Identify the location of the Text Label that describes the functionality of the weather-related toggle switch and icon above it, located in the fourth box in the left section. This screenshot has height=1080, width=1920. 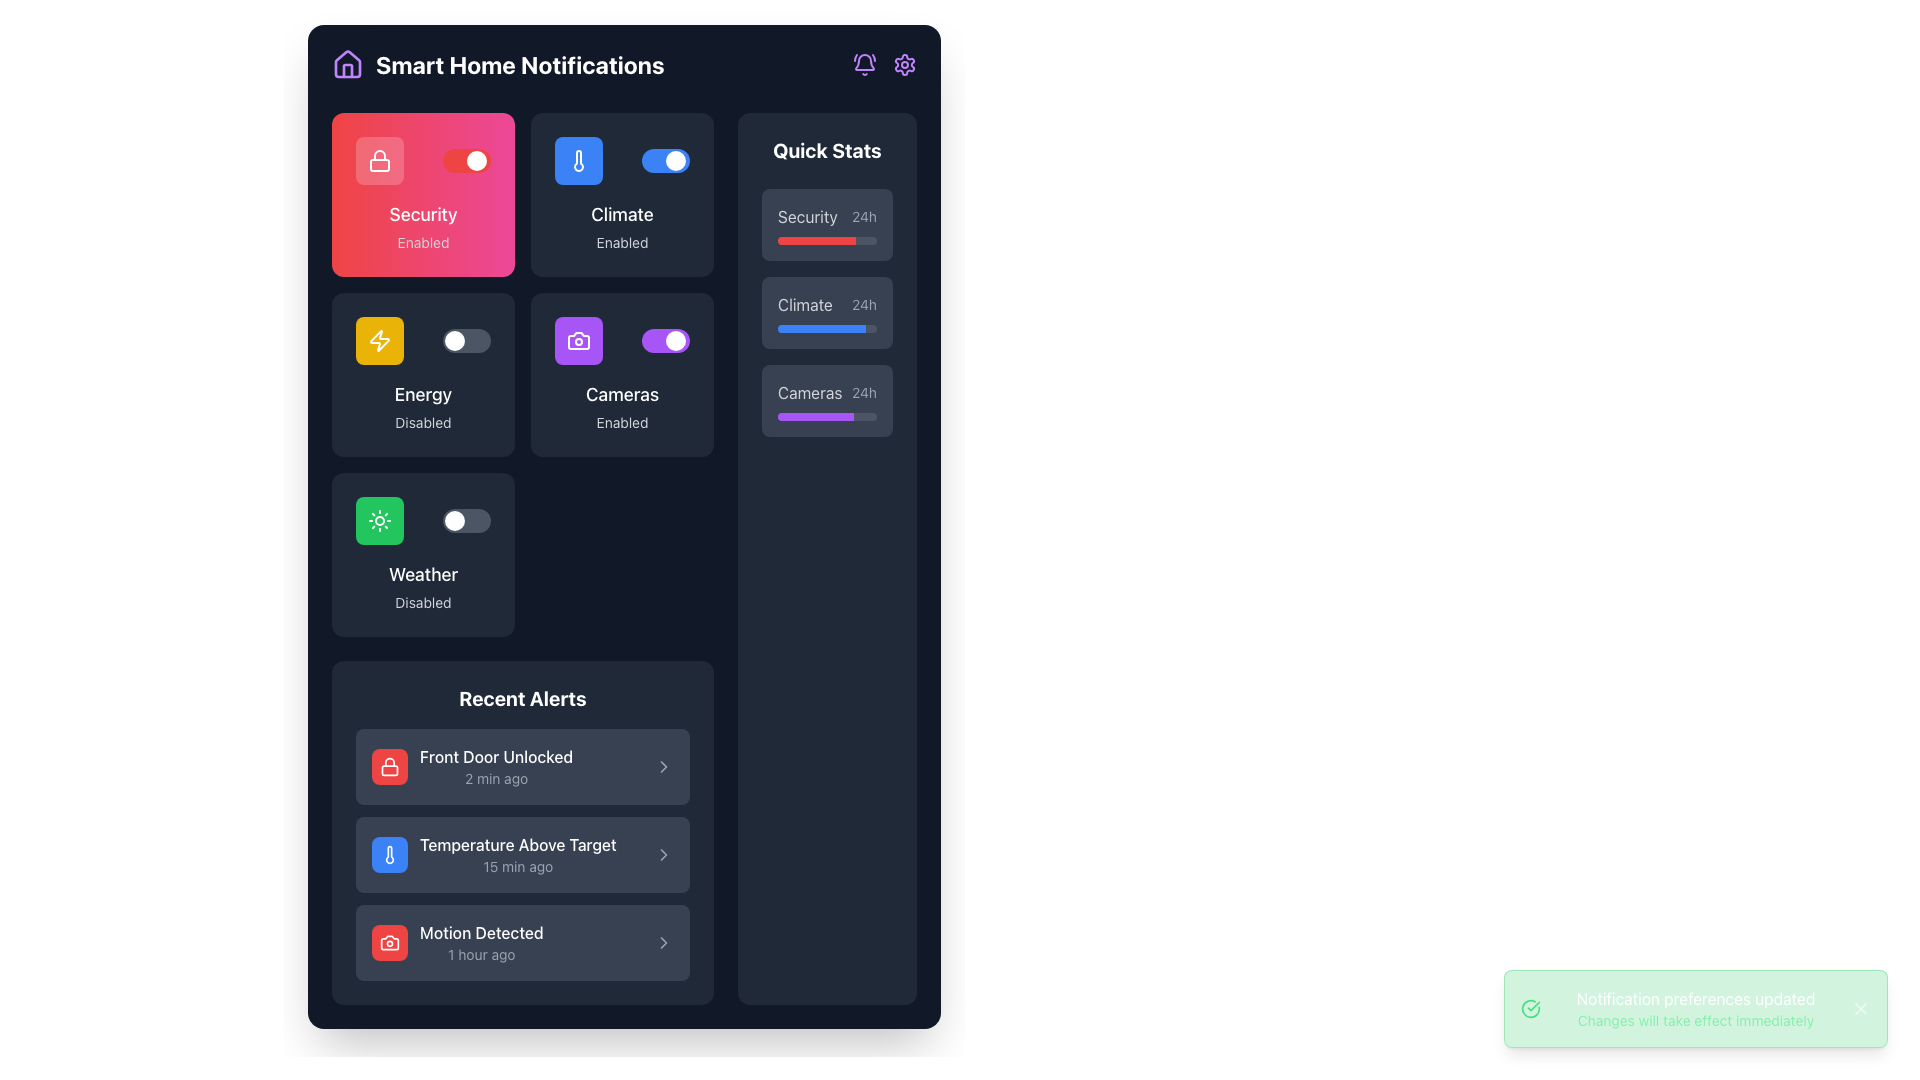
(422, 574).